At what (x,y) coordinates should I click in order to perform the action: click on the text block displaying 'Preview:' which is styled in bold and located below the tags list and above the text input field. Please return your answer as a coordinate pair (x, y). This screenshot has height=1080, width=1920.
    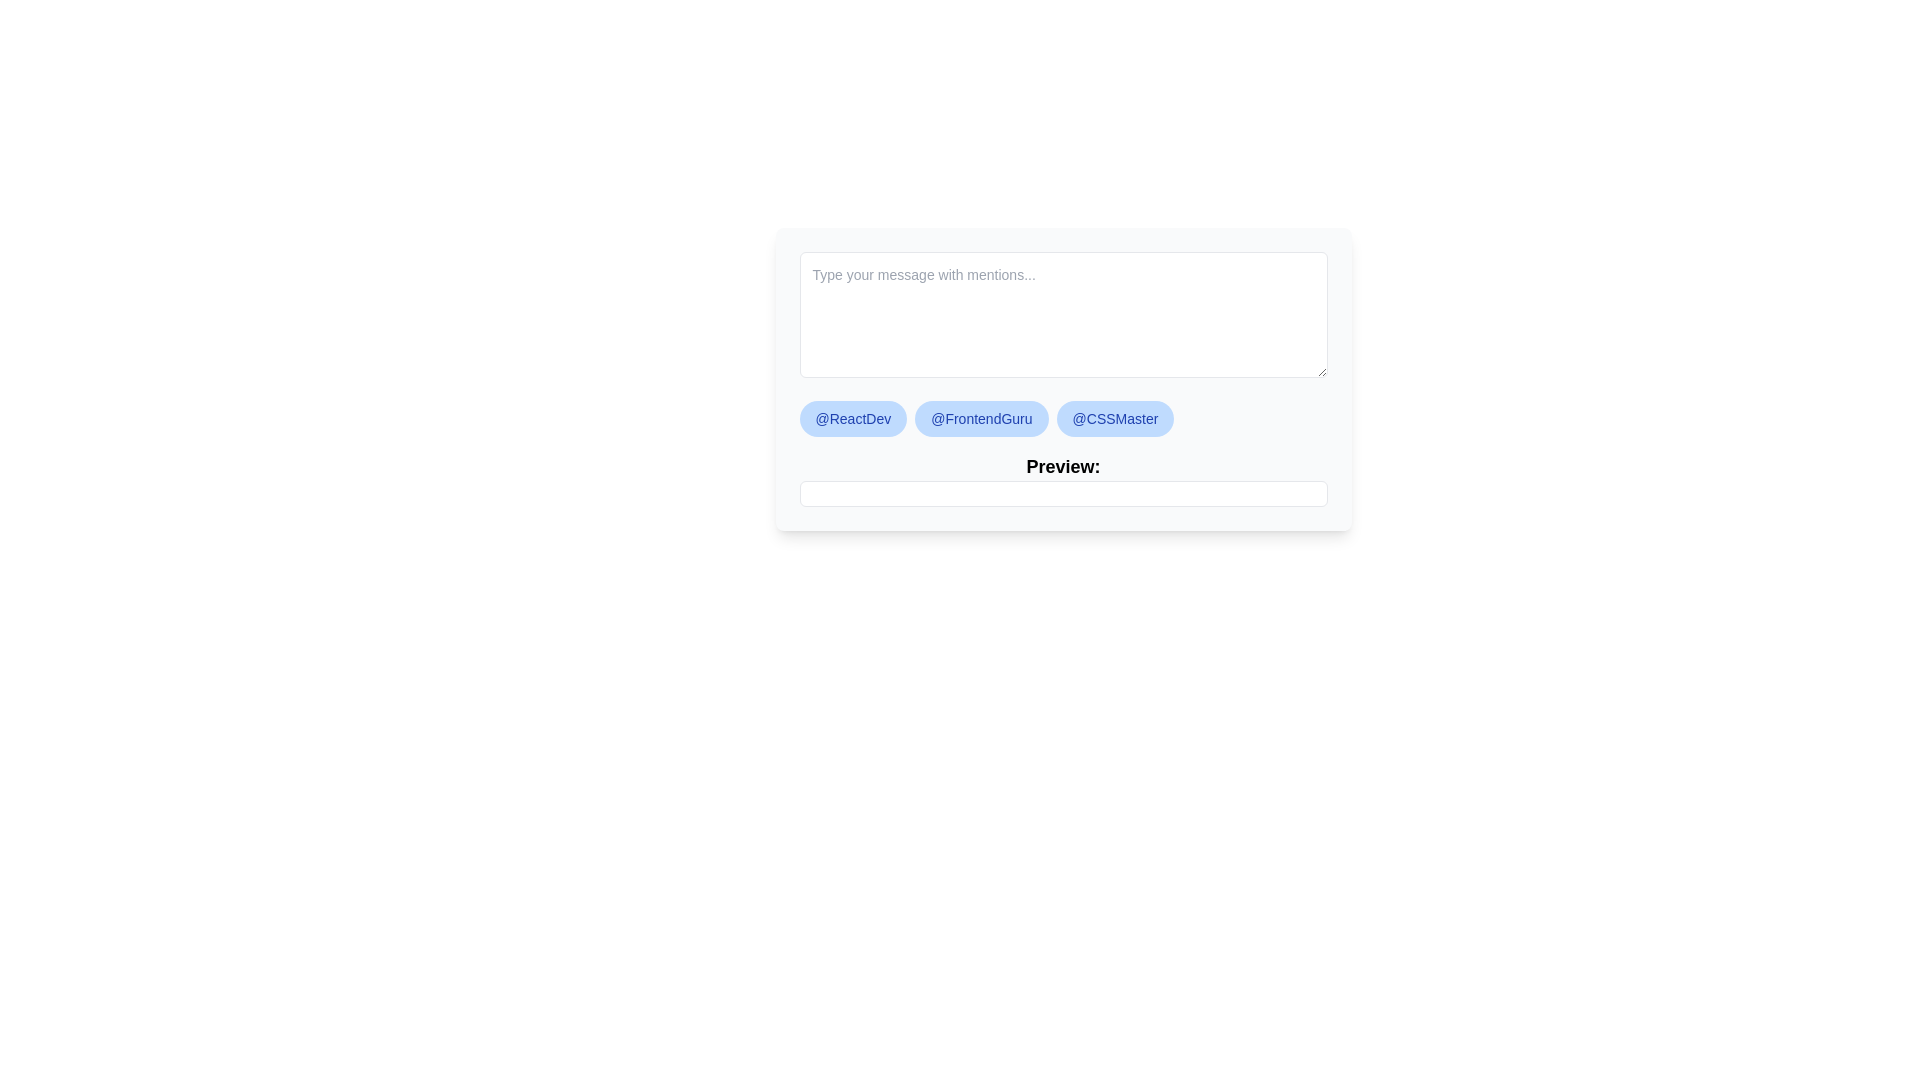
    Looking at the image, I should click on (1062, 479).